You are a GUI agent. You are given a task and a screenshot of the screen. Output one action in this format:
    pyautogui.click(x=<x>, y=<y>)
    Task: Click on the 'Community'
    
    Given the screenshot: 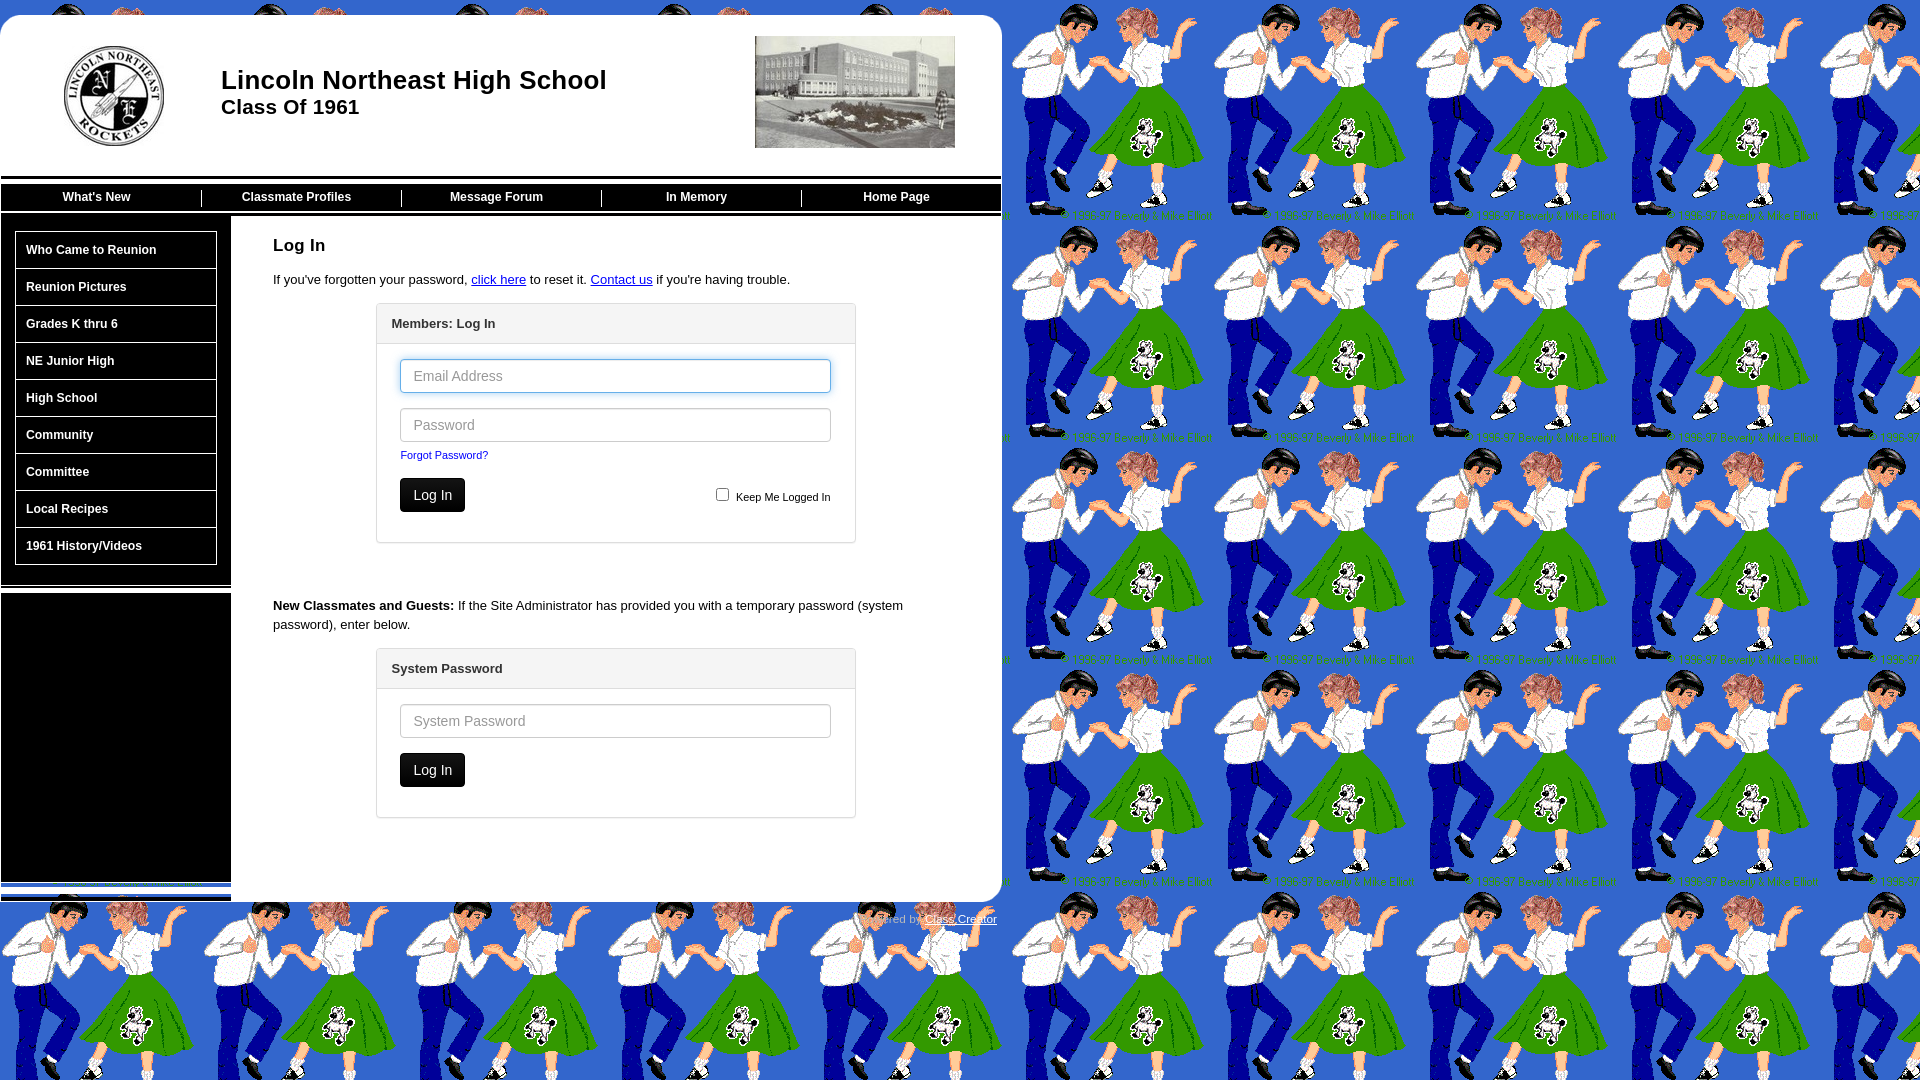 What is the action you would take?
    pyautogui.click(x=114, y=434)
    